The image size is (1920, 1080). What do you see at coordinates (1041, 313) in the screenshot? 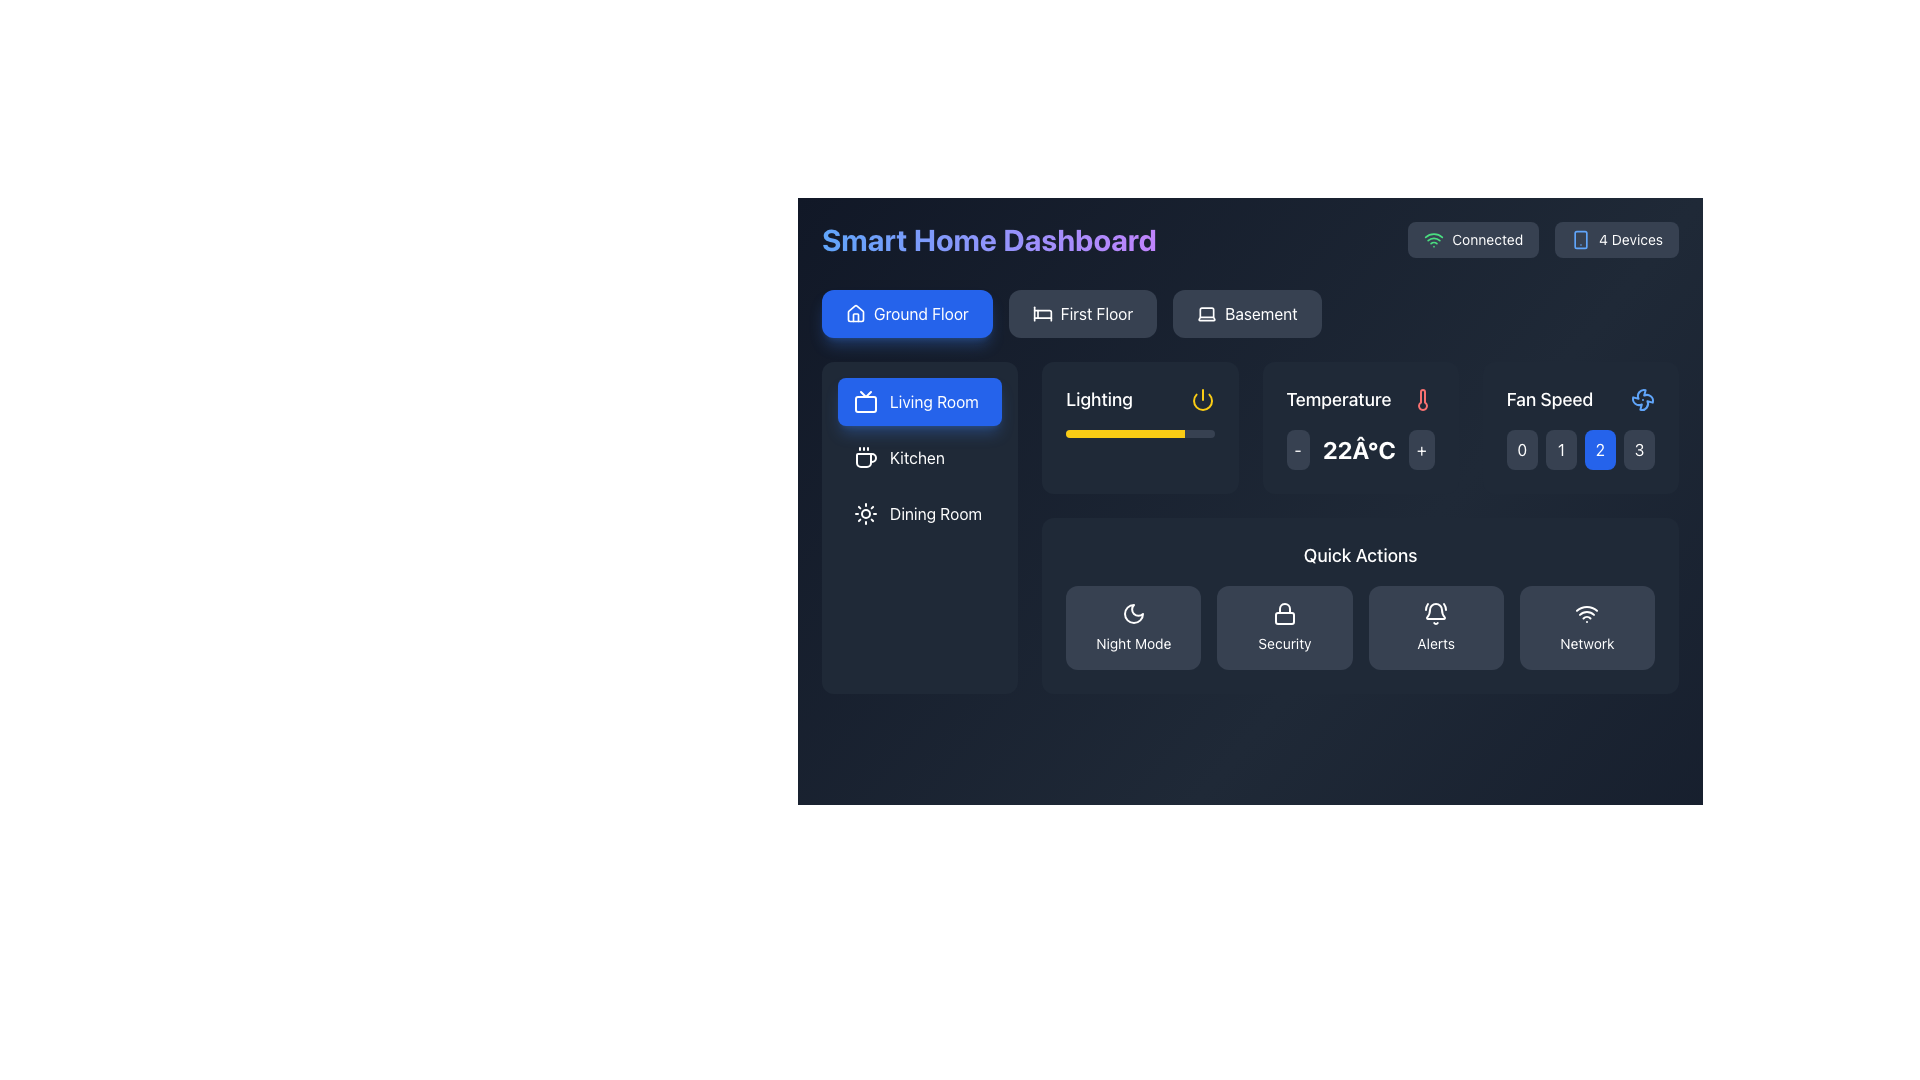
I see `the bed icon representing the 'First Floor' section` at bounding box center [1041, 313].